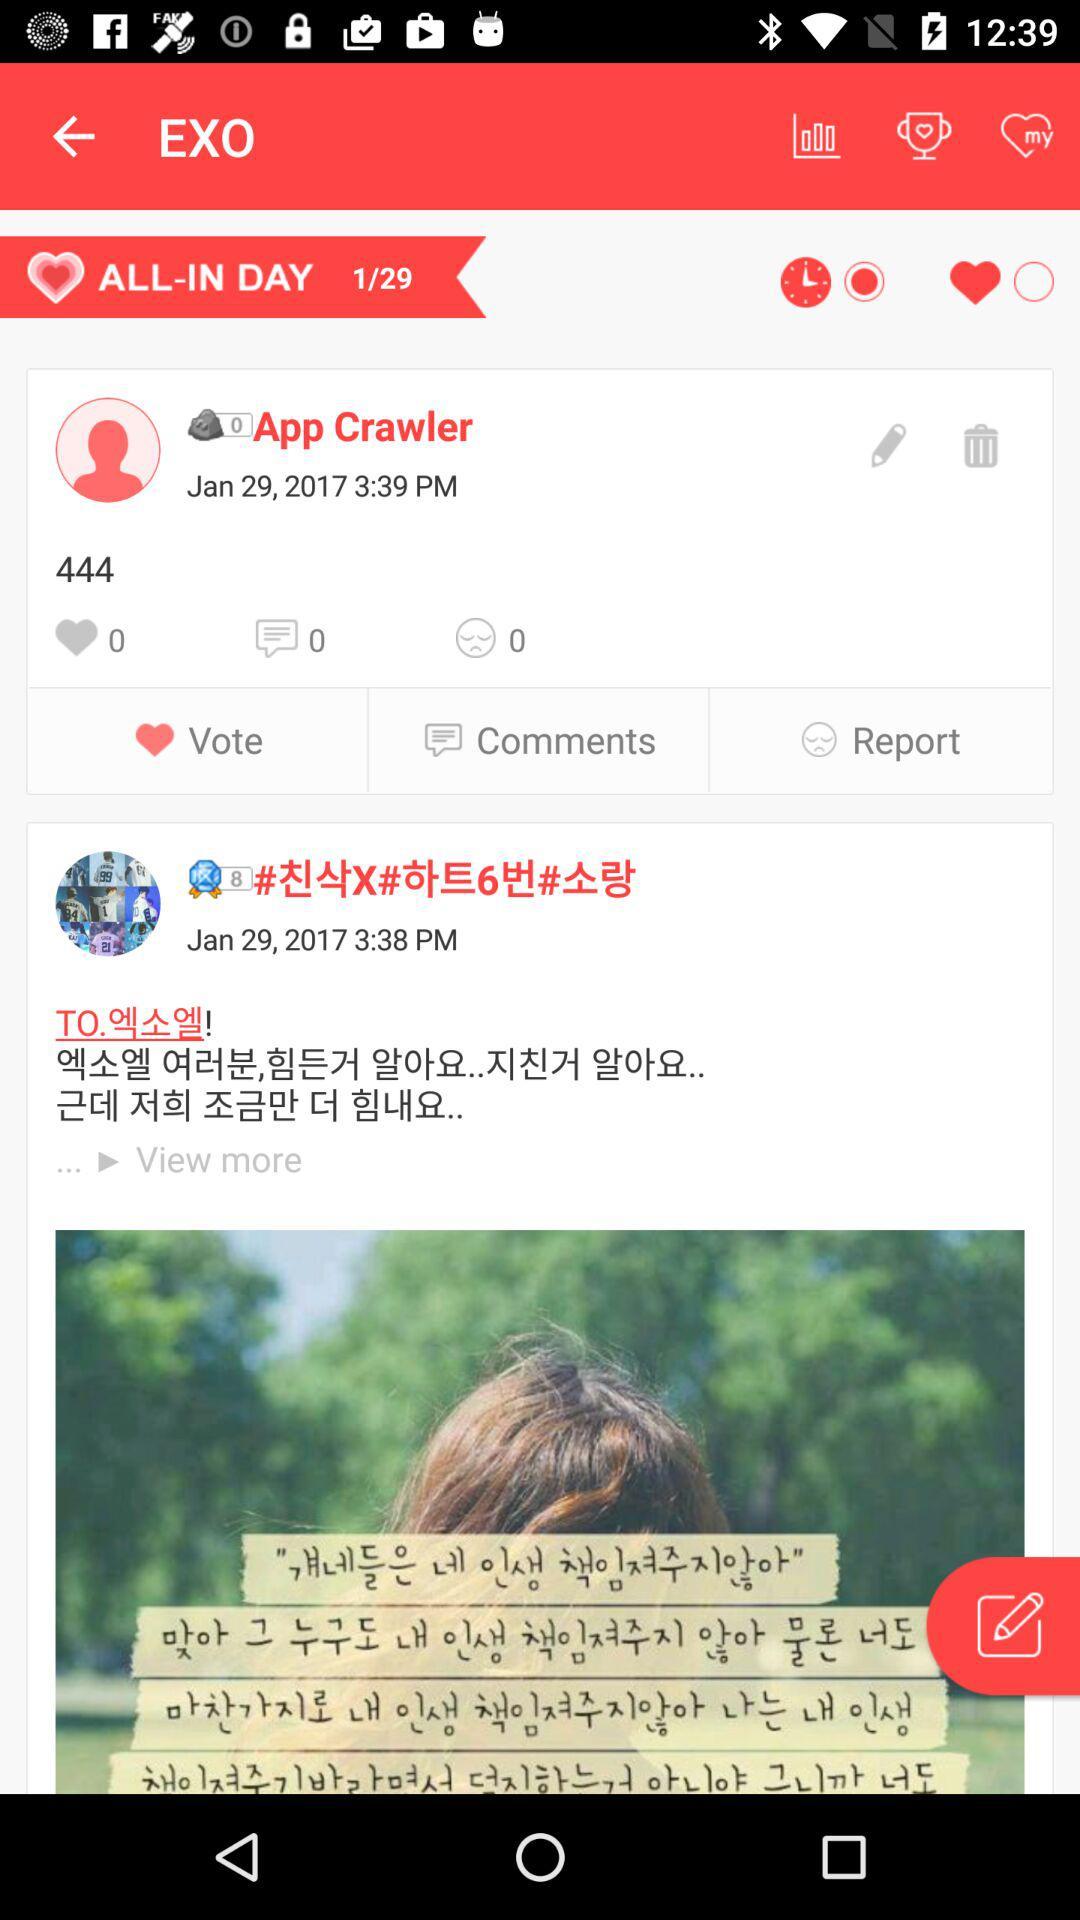 The height and width of the screenshot is (1920, 1080). Describe the element at coordinates (546, 423) in the screenshot. I see `item above jan 29 2017 icon` at that location.